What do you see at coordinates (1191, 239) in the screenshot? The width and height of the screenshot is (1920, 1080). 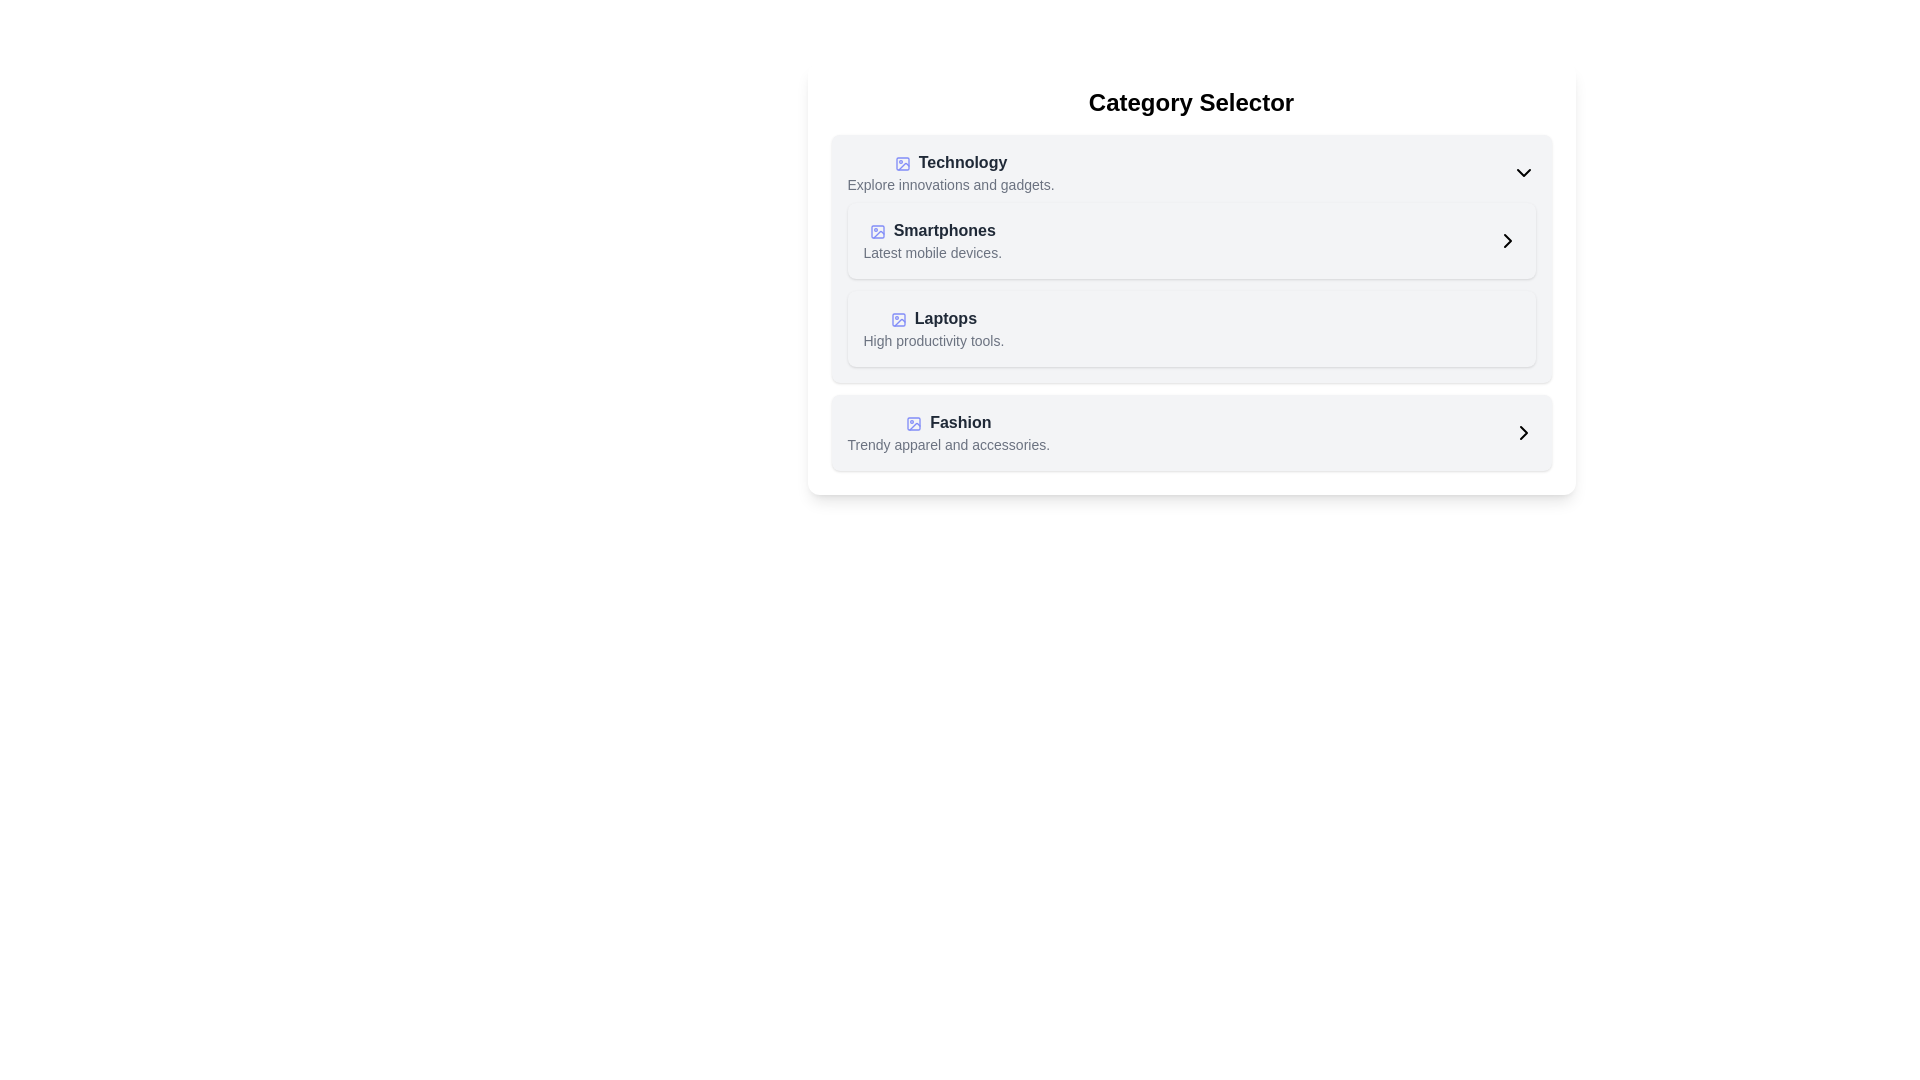 I see `the navigable list item titled 'Smartphones' with the description 'Latest mobile devices'` at bounding box center [1191, 239].